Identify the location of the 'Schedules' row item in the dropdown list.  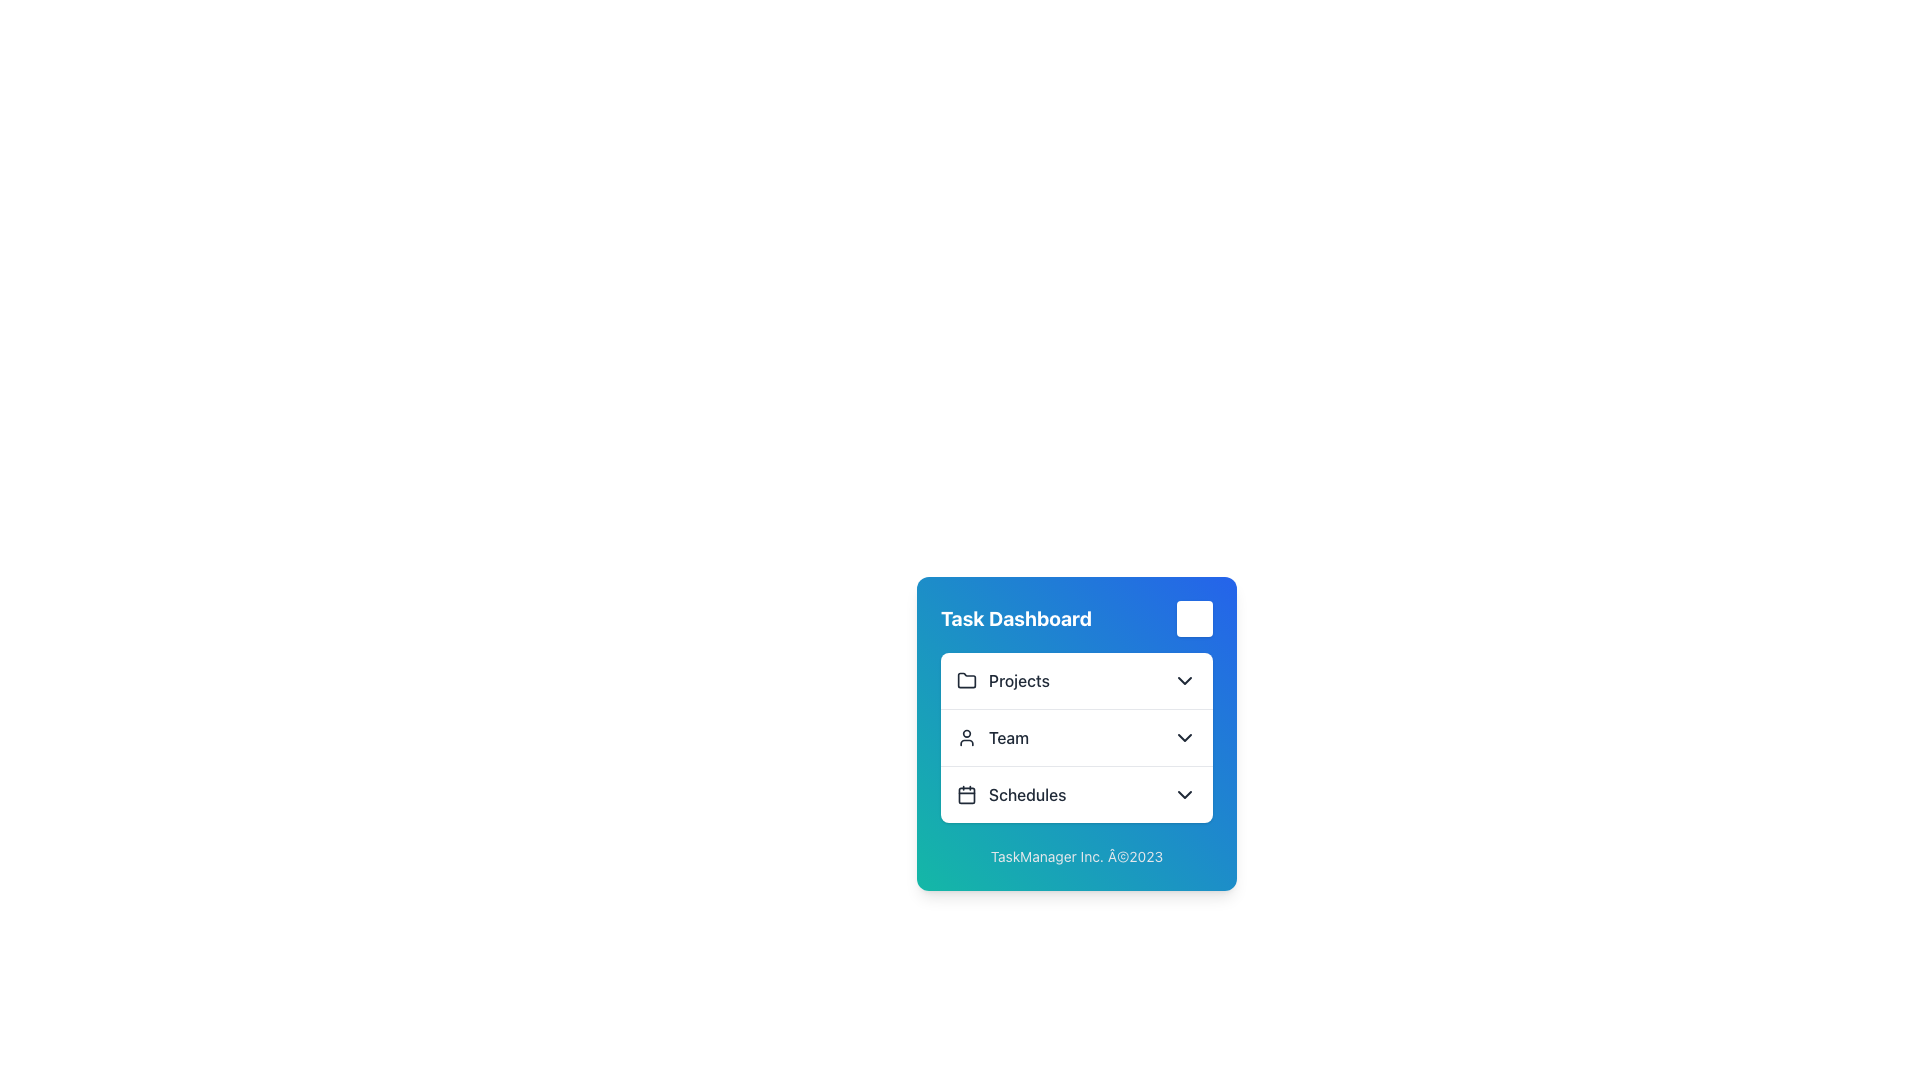
(1075, 793).